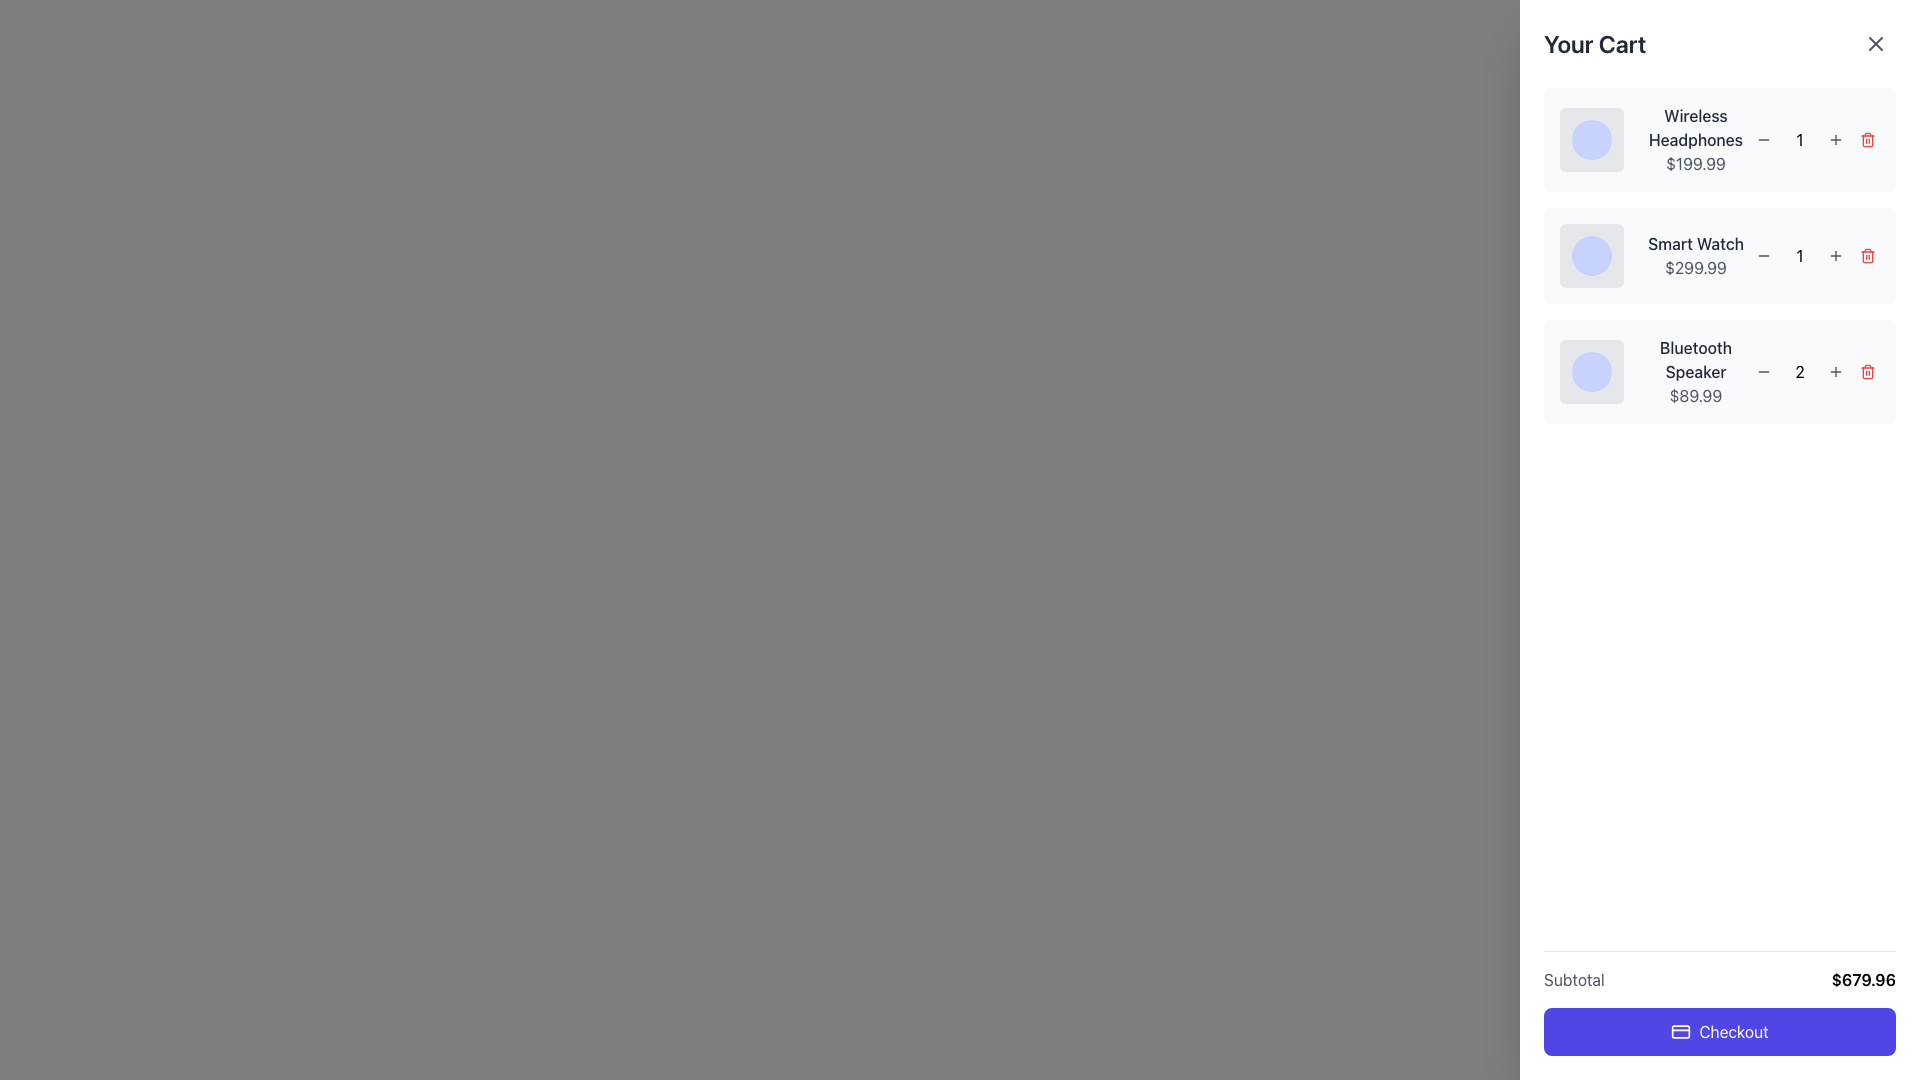 Image resolution: width=1920 pixels, height=1080 pixels. I want to click on the Close button icon located in the upper-right corner of the cart panel, so click(1875, 43).